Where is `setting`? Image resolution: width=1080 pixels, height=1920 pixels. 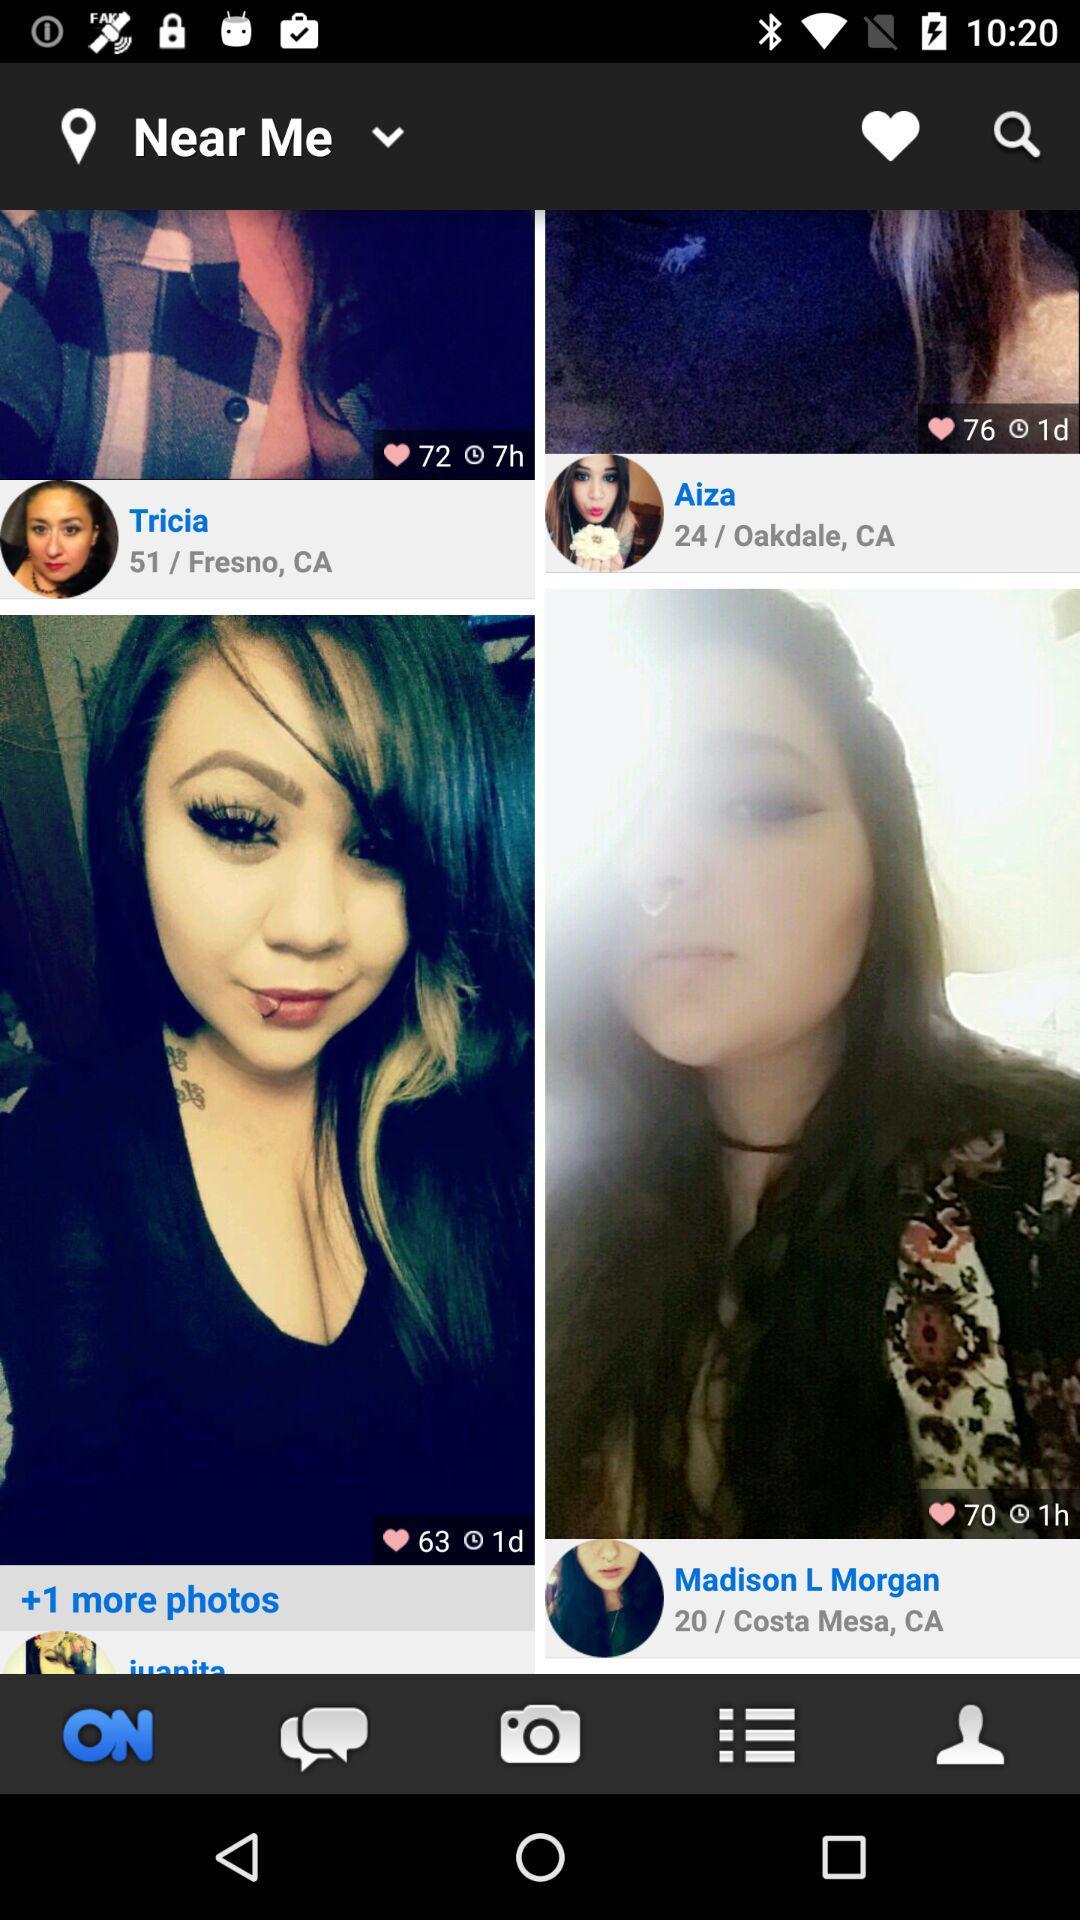
setting is located at coordinates (756, 1733).